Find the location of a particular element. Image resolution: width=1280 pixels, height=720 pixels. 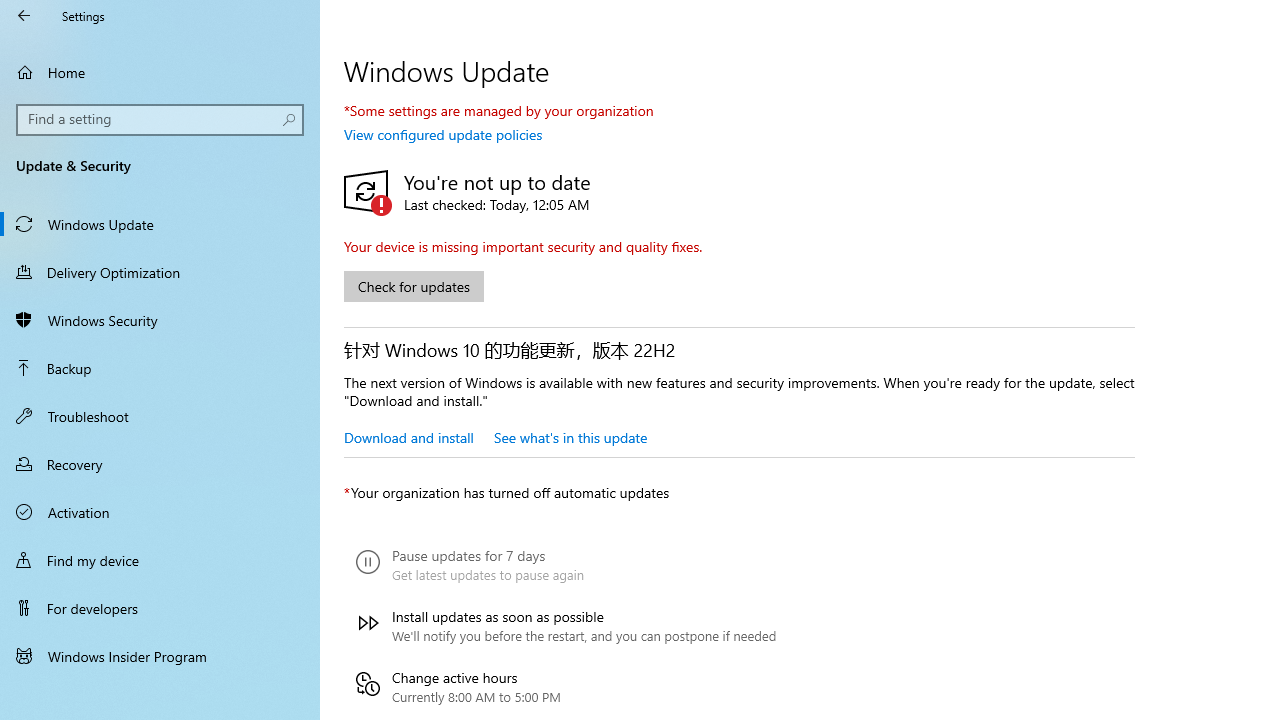

'Back' is located at coordinates (24, 15).